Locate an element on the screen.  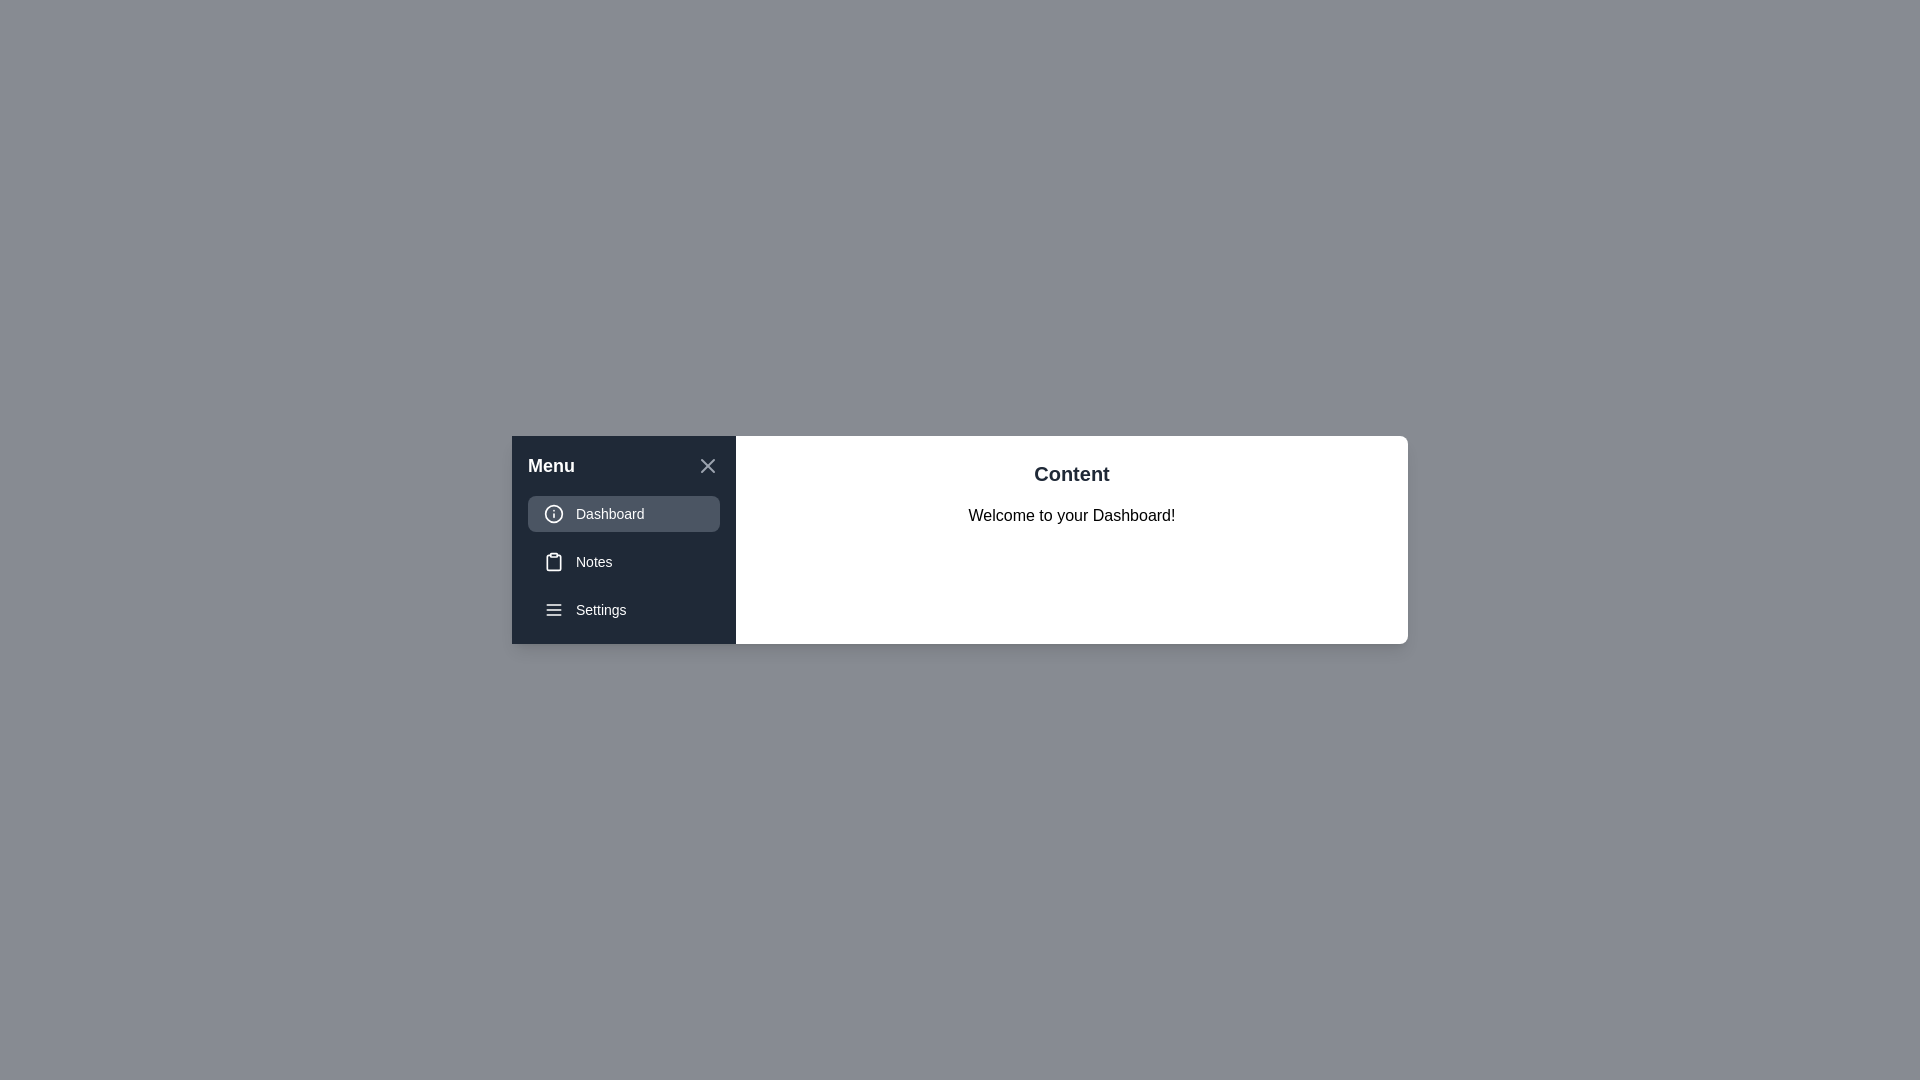
the lower part of the clipboard icon, which is the second icon in the vertical navigation menu related to the 'Notes' label is located at coordinates (553, 562).